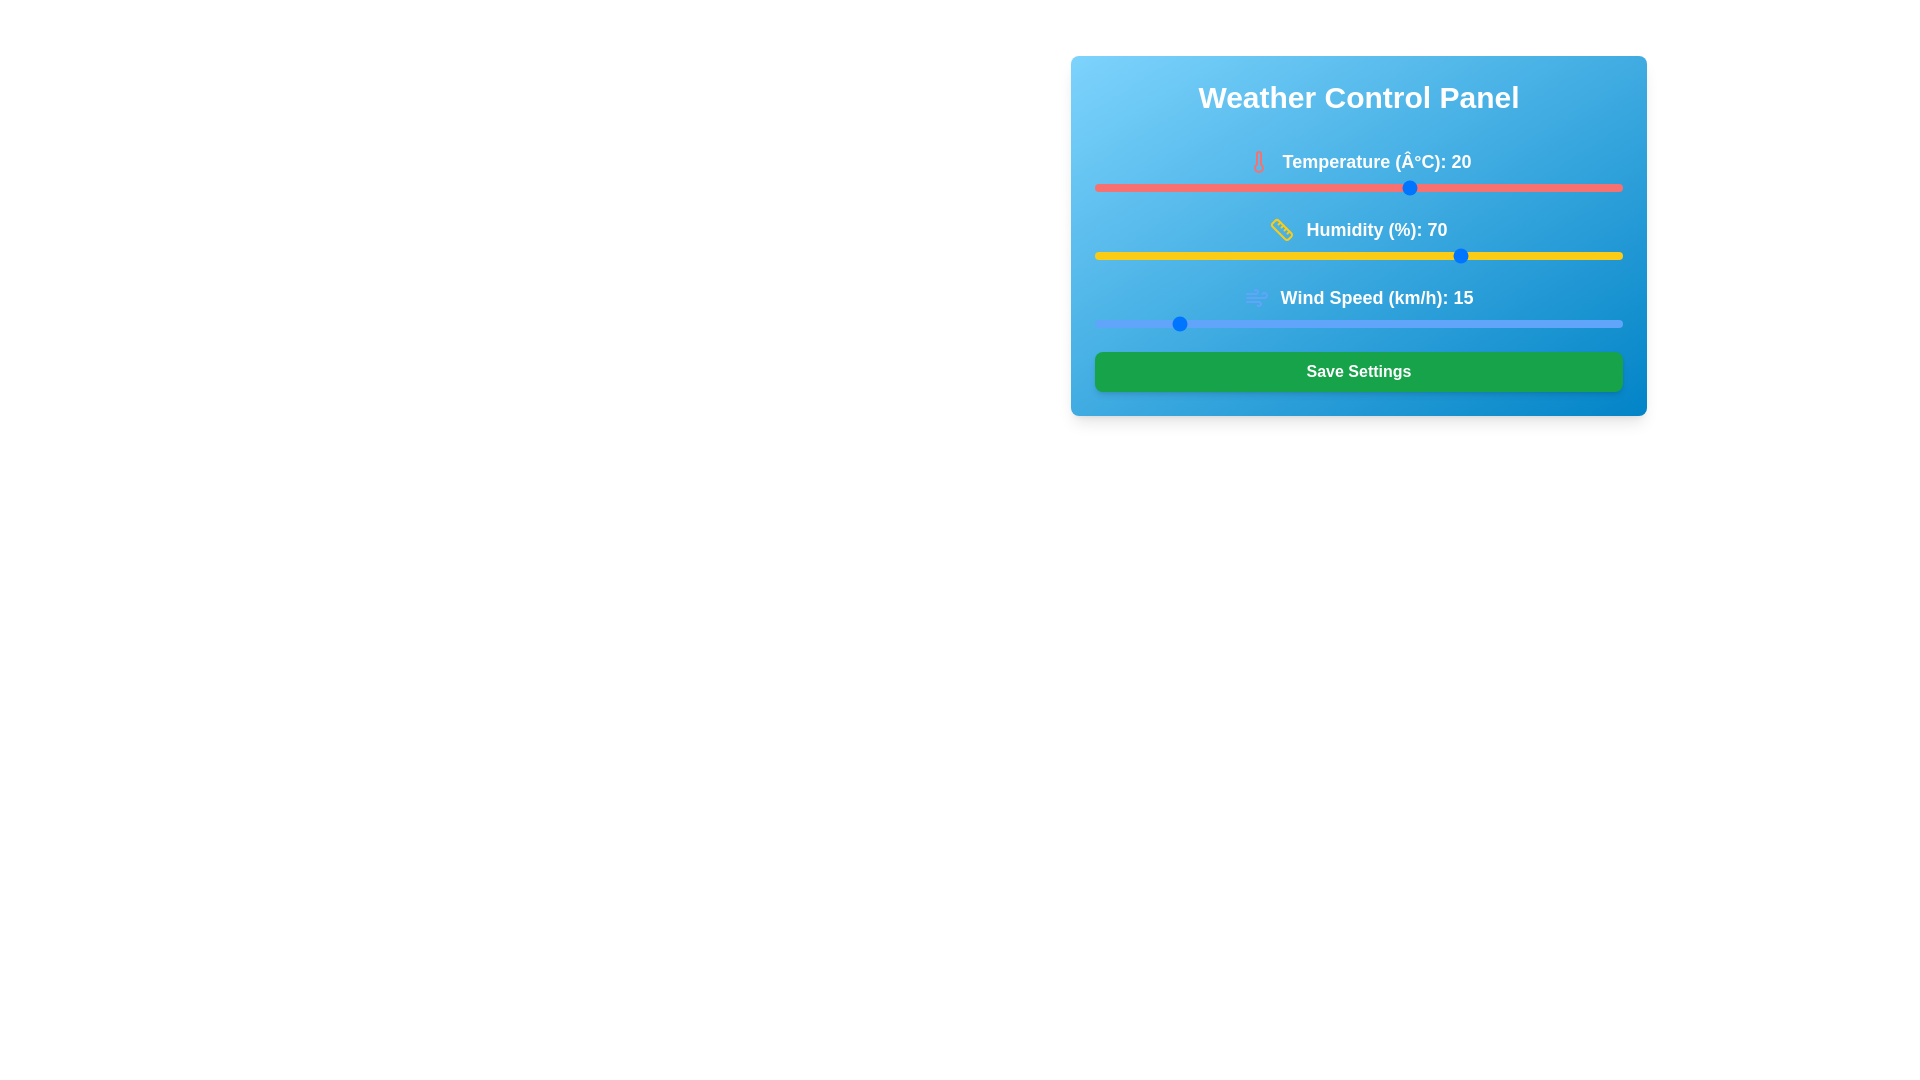  Describe the element at coordinates (1358, 323) in the screenshot. I see `the horizontal slider with bright blue color, located below the 'Wind Speed (km/h): 15' label` at that location.